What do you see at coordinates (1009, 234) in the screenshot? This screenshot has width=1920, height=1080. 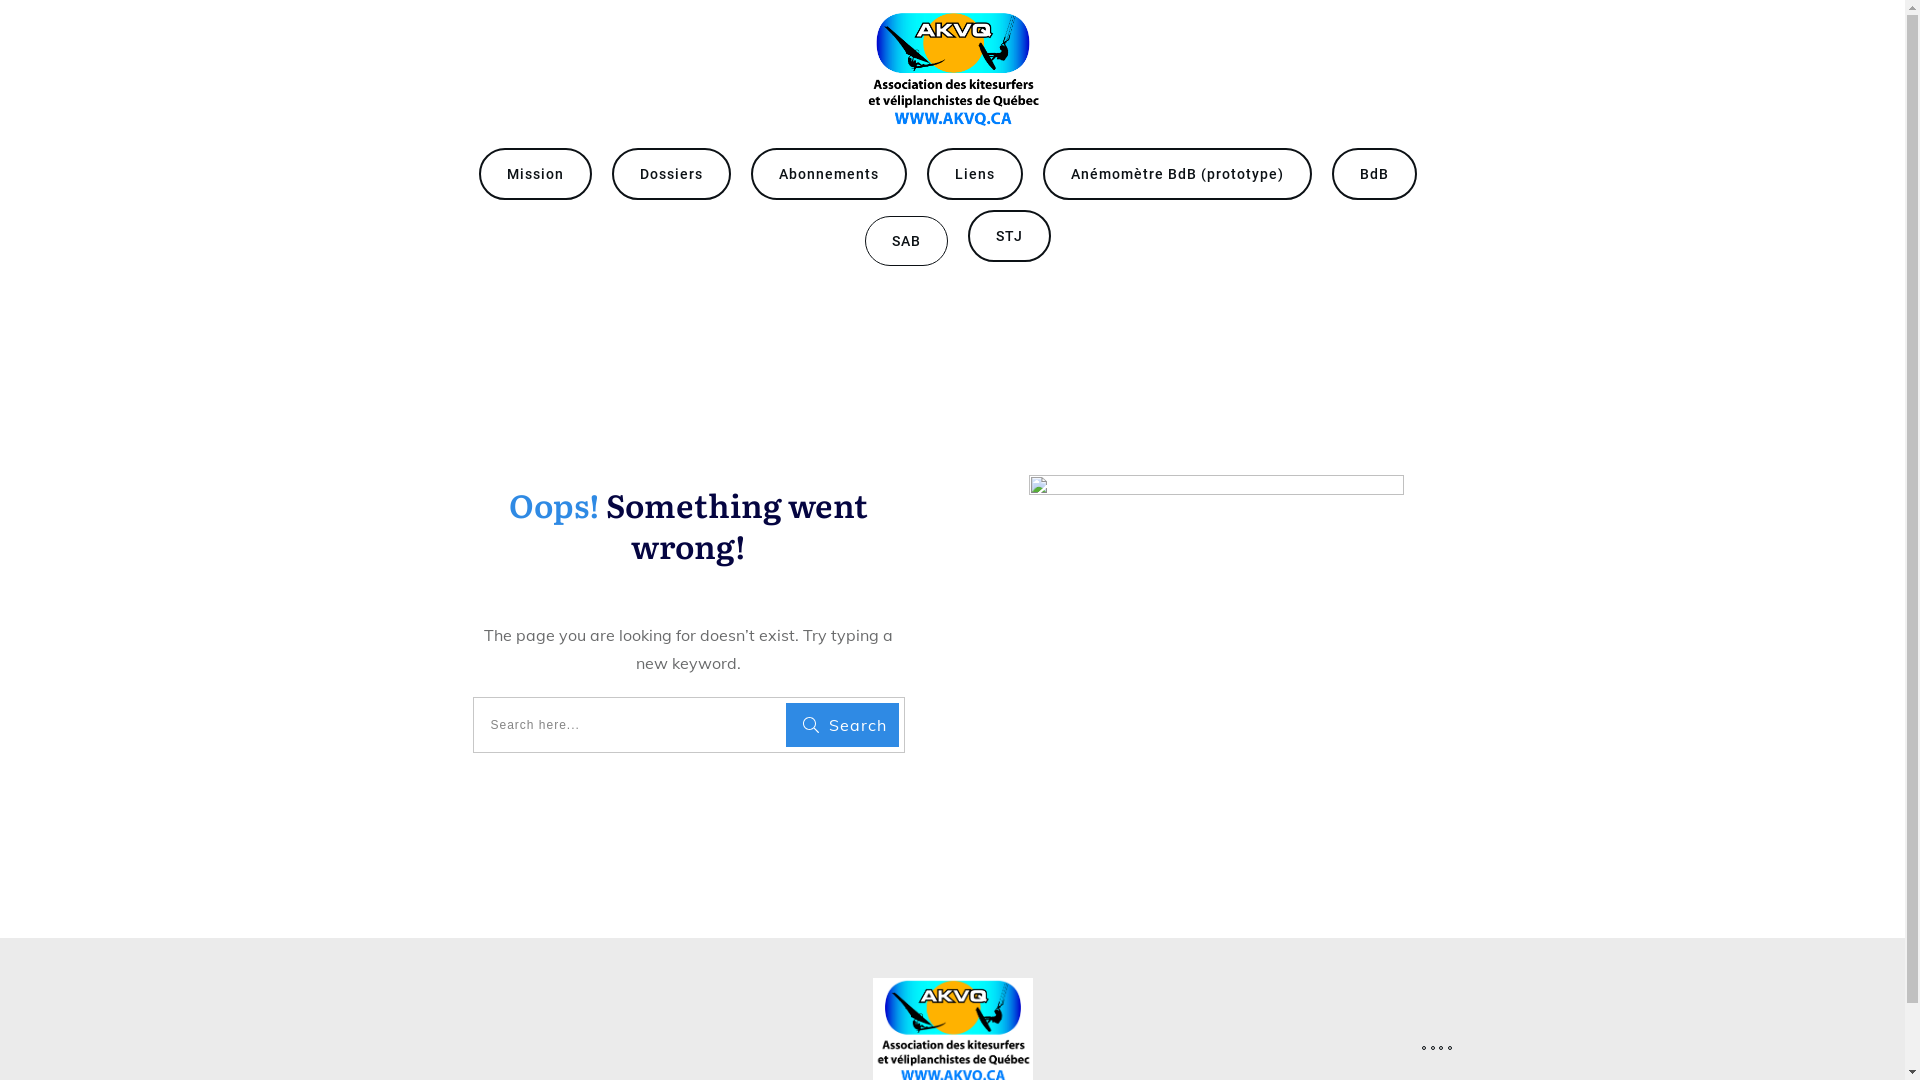 I see `'STJ'` at bounding box center [1009, 234].